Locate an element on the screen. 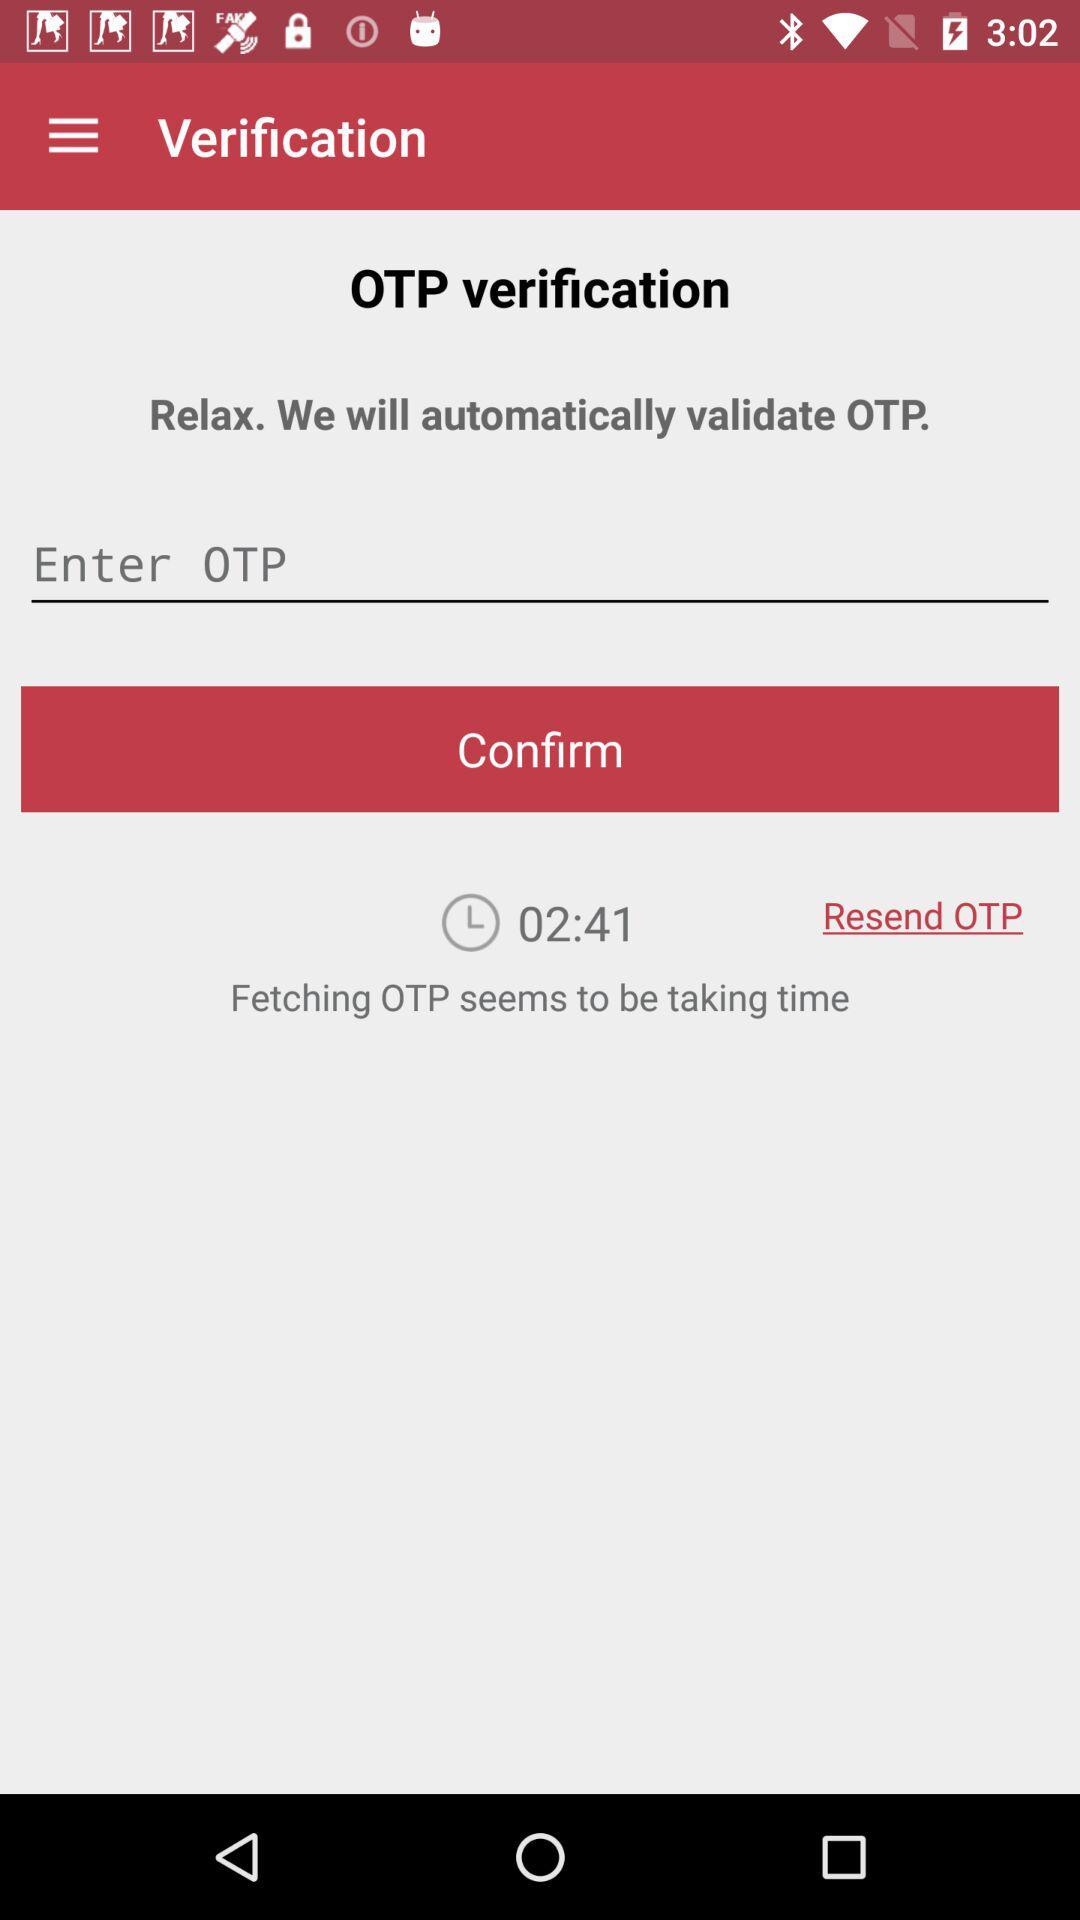 Image resolution: width=1080 pixels, height=1920 pixels. the  resend otp is located at coordinates (922, 900).